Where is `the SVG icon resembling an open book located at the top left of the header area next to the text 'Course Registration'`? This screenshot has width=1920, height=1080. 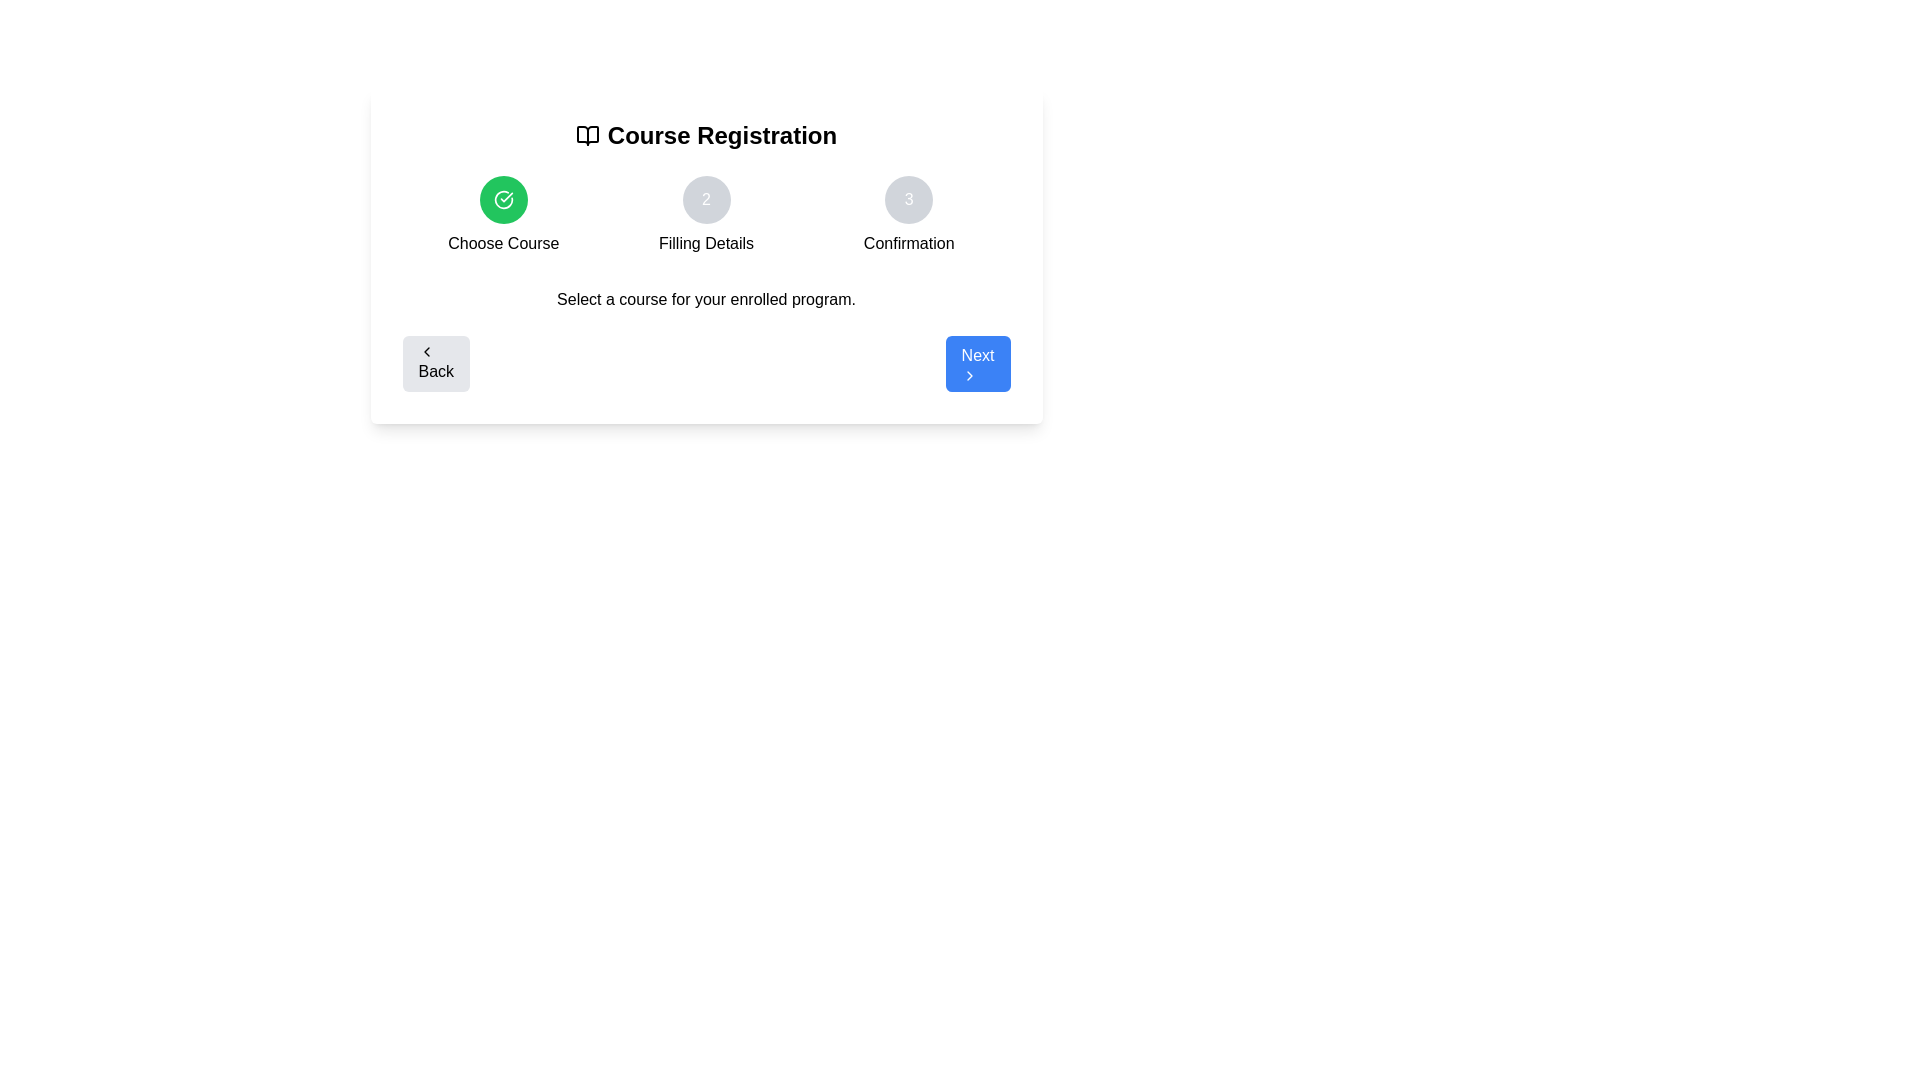
the SVG icon resembling an open book located at the top left of the header area next to the text 'Course Registration' is located at coordinates (586, 135).